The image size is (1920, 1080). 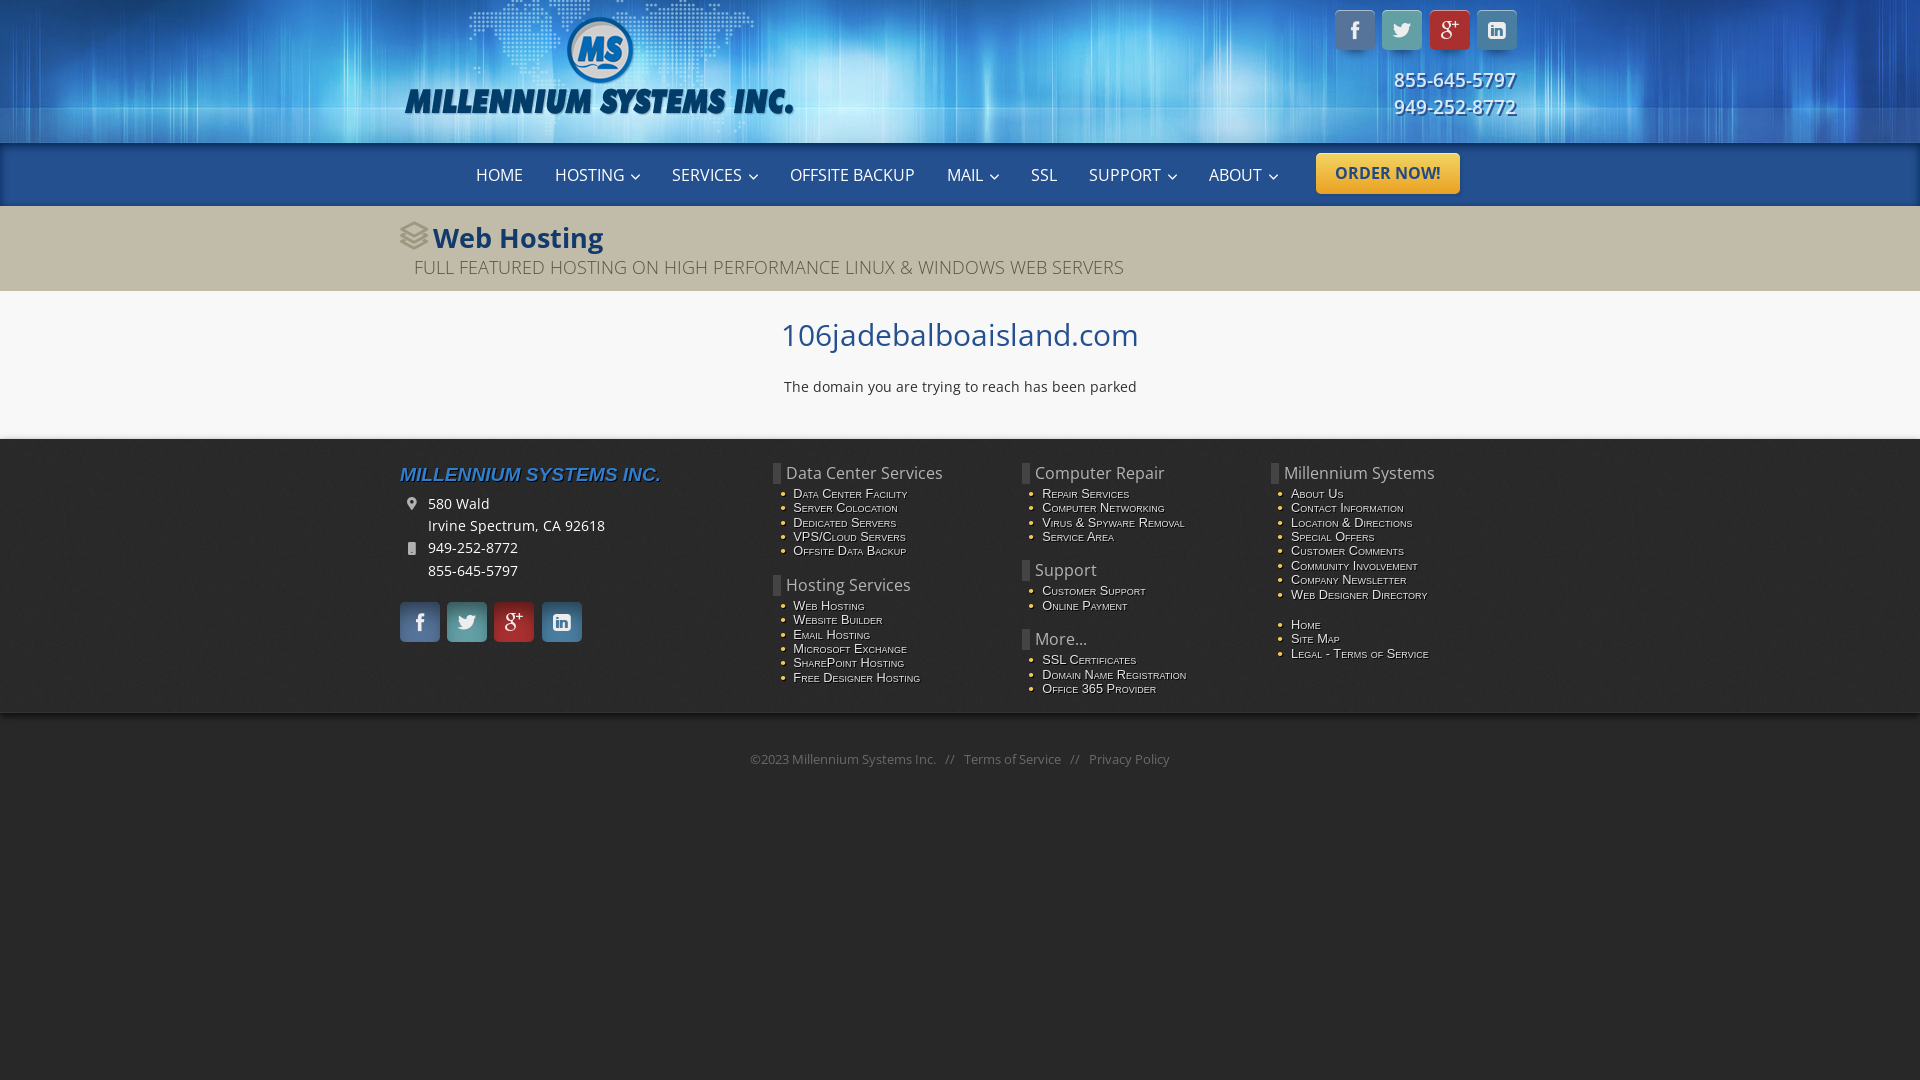 I want to click on 'Offsite Data Backup', so click(x=791, y=550).